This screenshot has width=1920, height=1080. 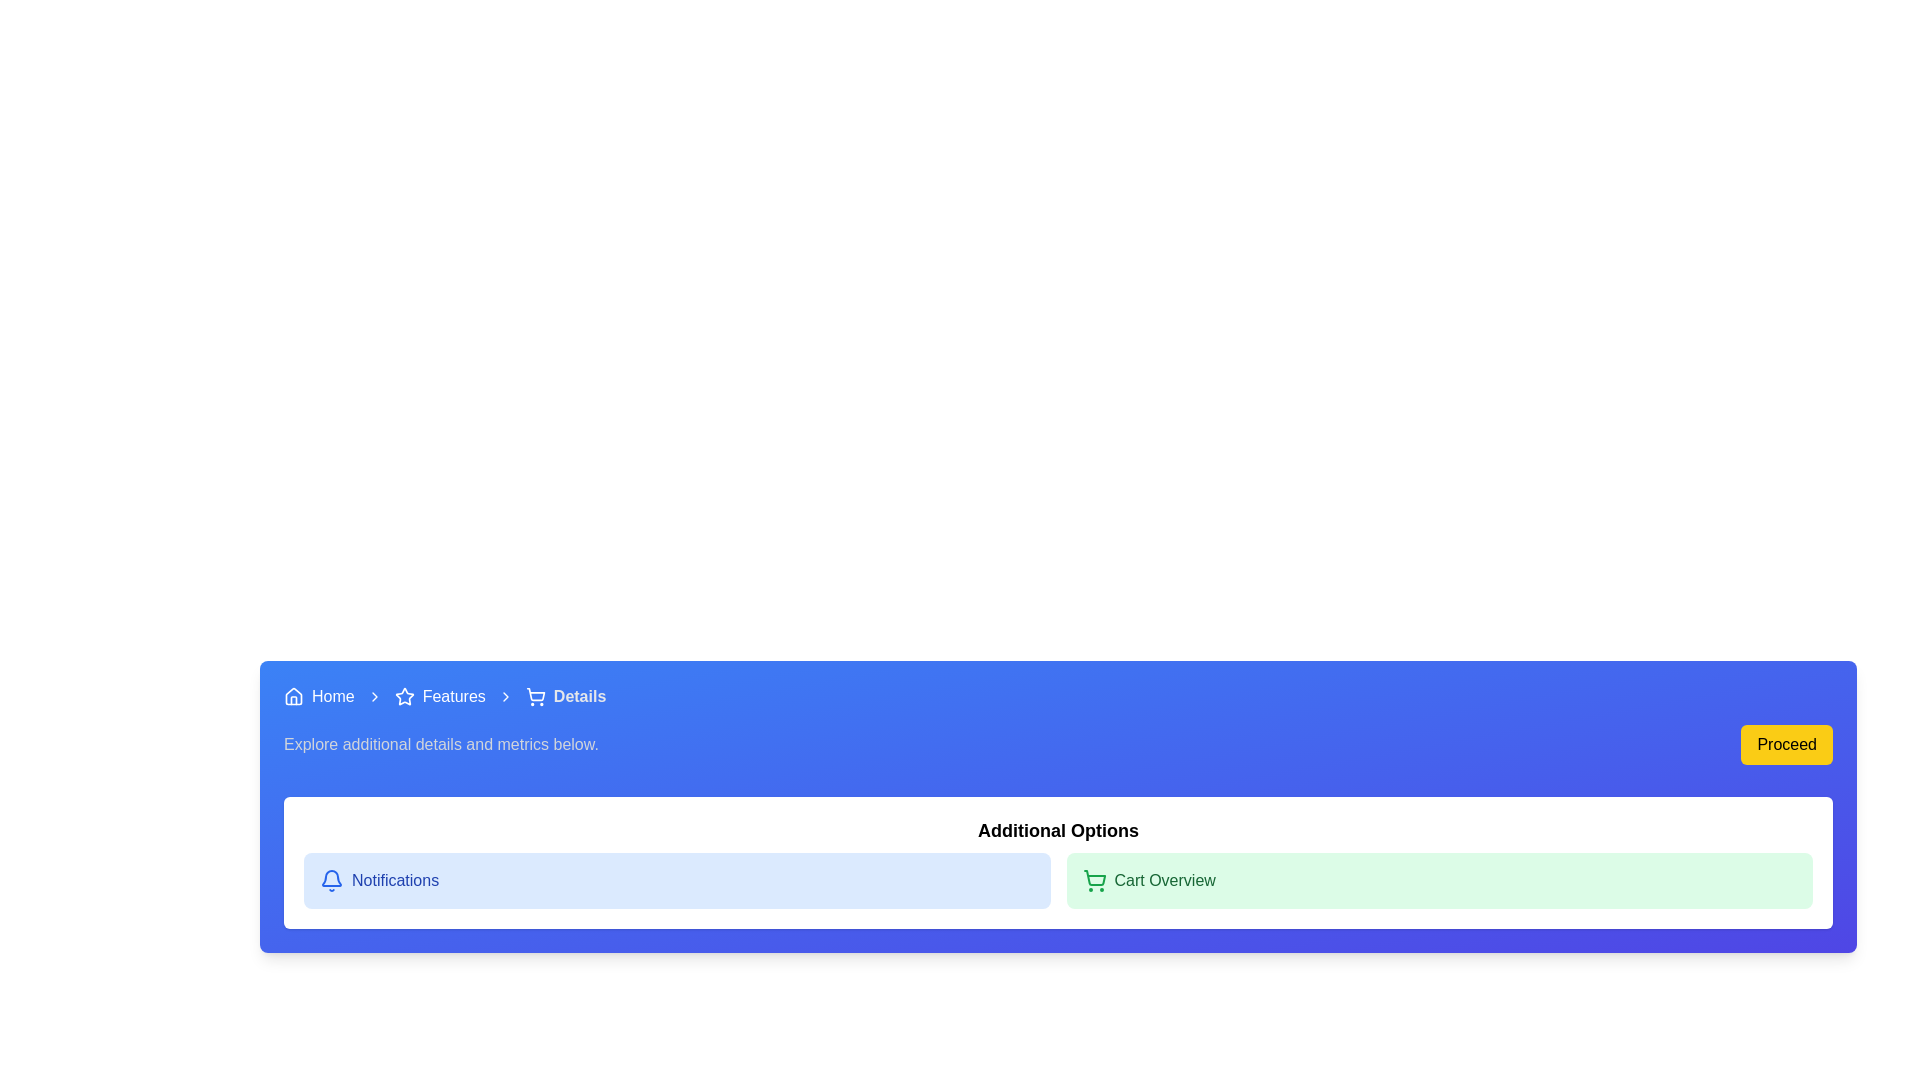 I want to click on the star icon that visually indicates the 'Features' navigation item, which is positioned adjacent to the text label 'Features' in the horizontal navigation bar, so click(x=403, y=696).